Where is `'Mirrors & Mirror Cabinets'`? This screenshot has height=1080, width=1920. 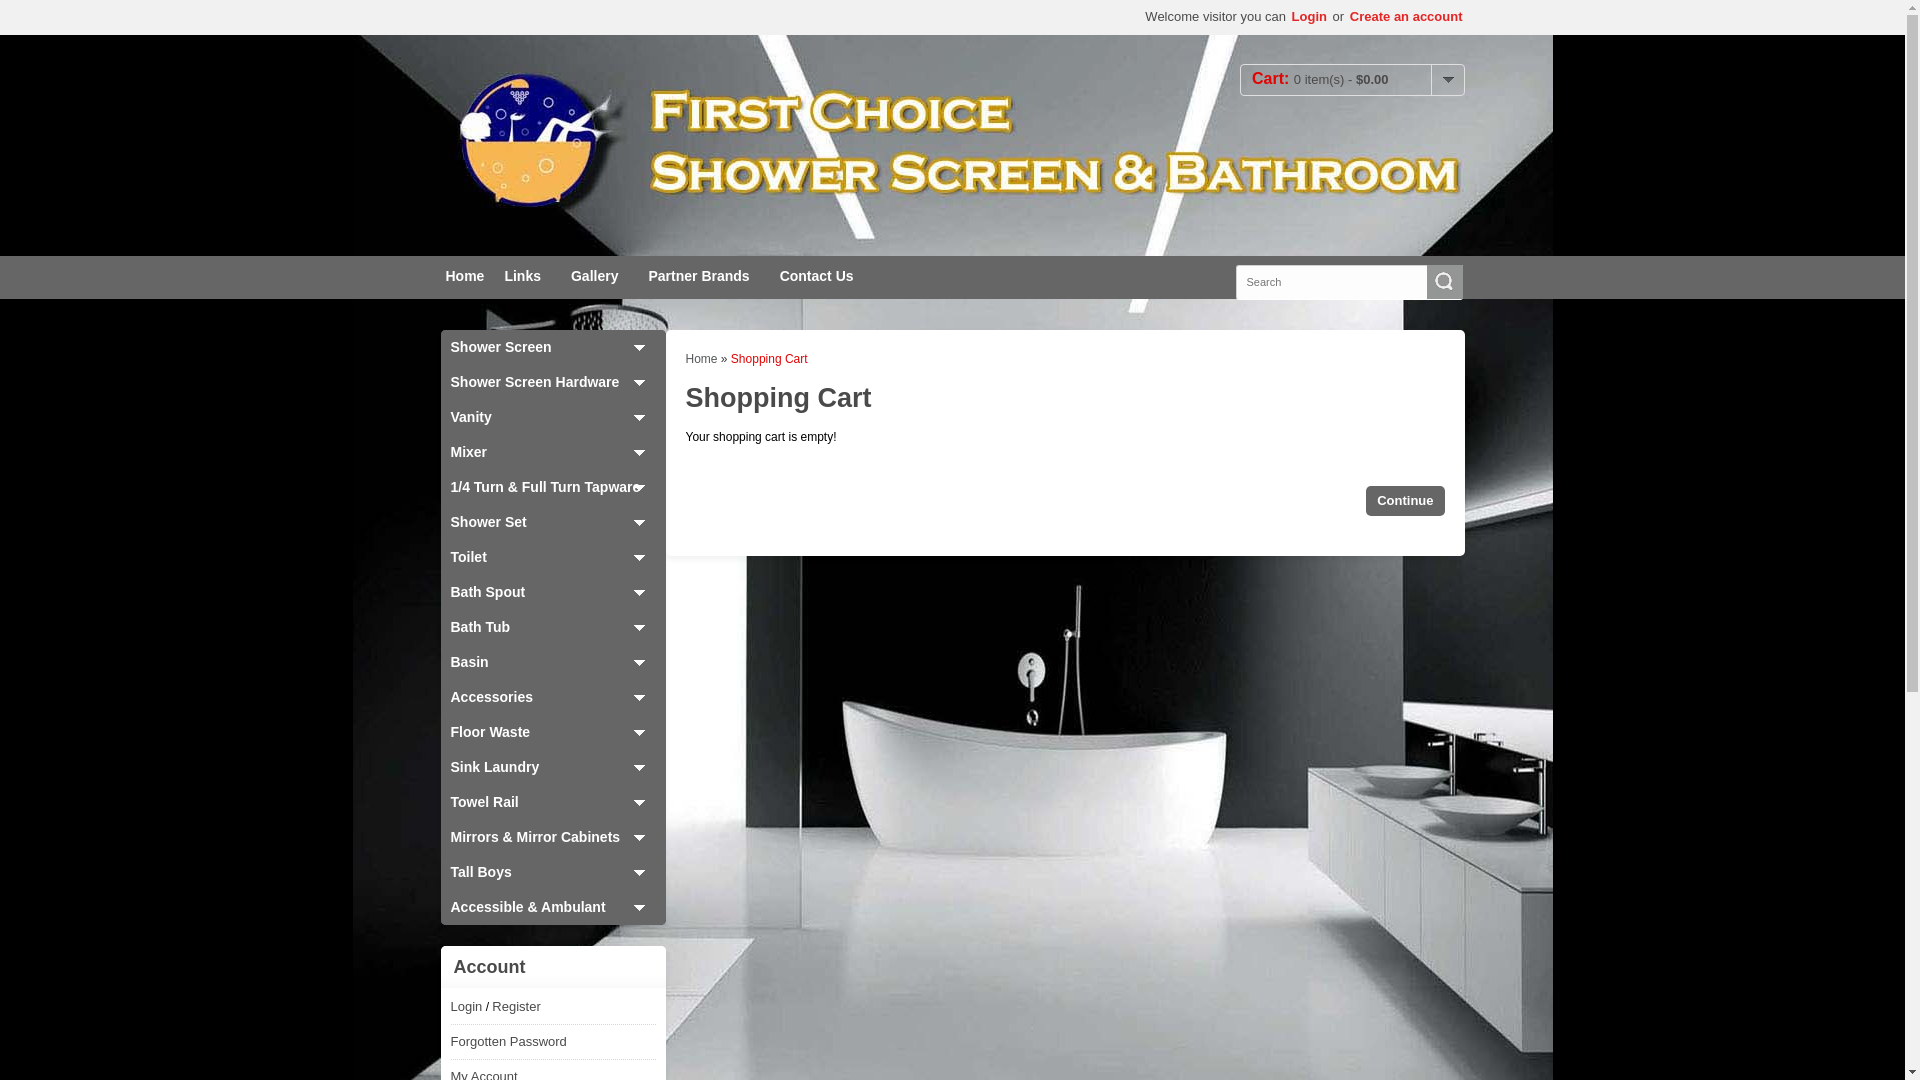 'Mirrors & Mirror Cabinets' is located at coordinates (439, 837).